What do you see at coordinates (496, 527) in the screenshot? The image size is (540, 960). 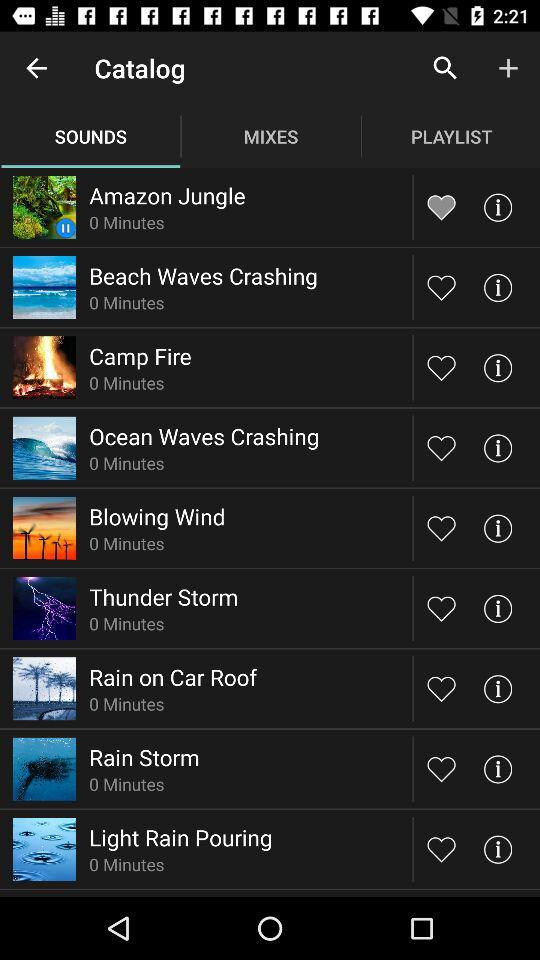 I see `open information` at bounding box center [496, 527].